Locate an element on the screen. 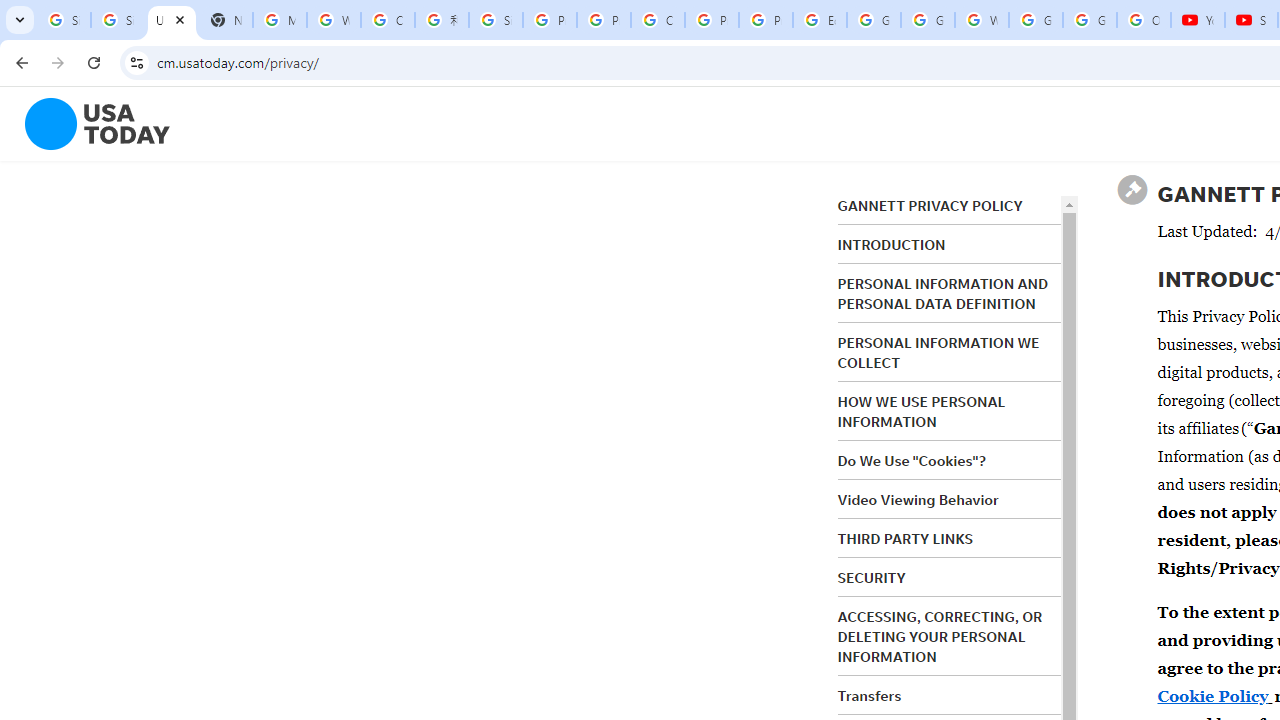 The width and height of the screenshot is (1280, 720). 'PERSONAL INFORMATION AND PERSONAL DATA DEFINITION' is located at coordinates (942, 294).